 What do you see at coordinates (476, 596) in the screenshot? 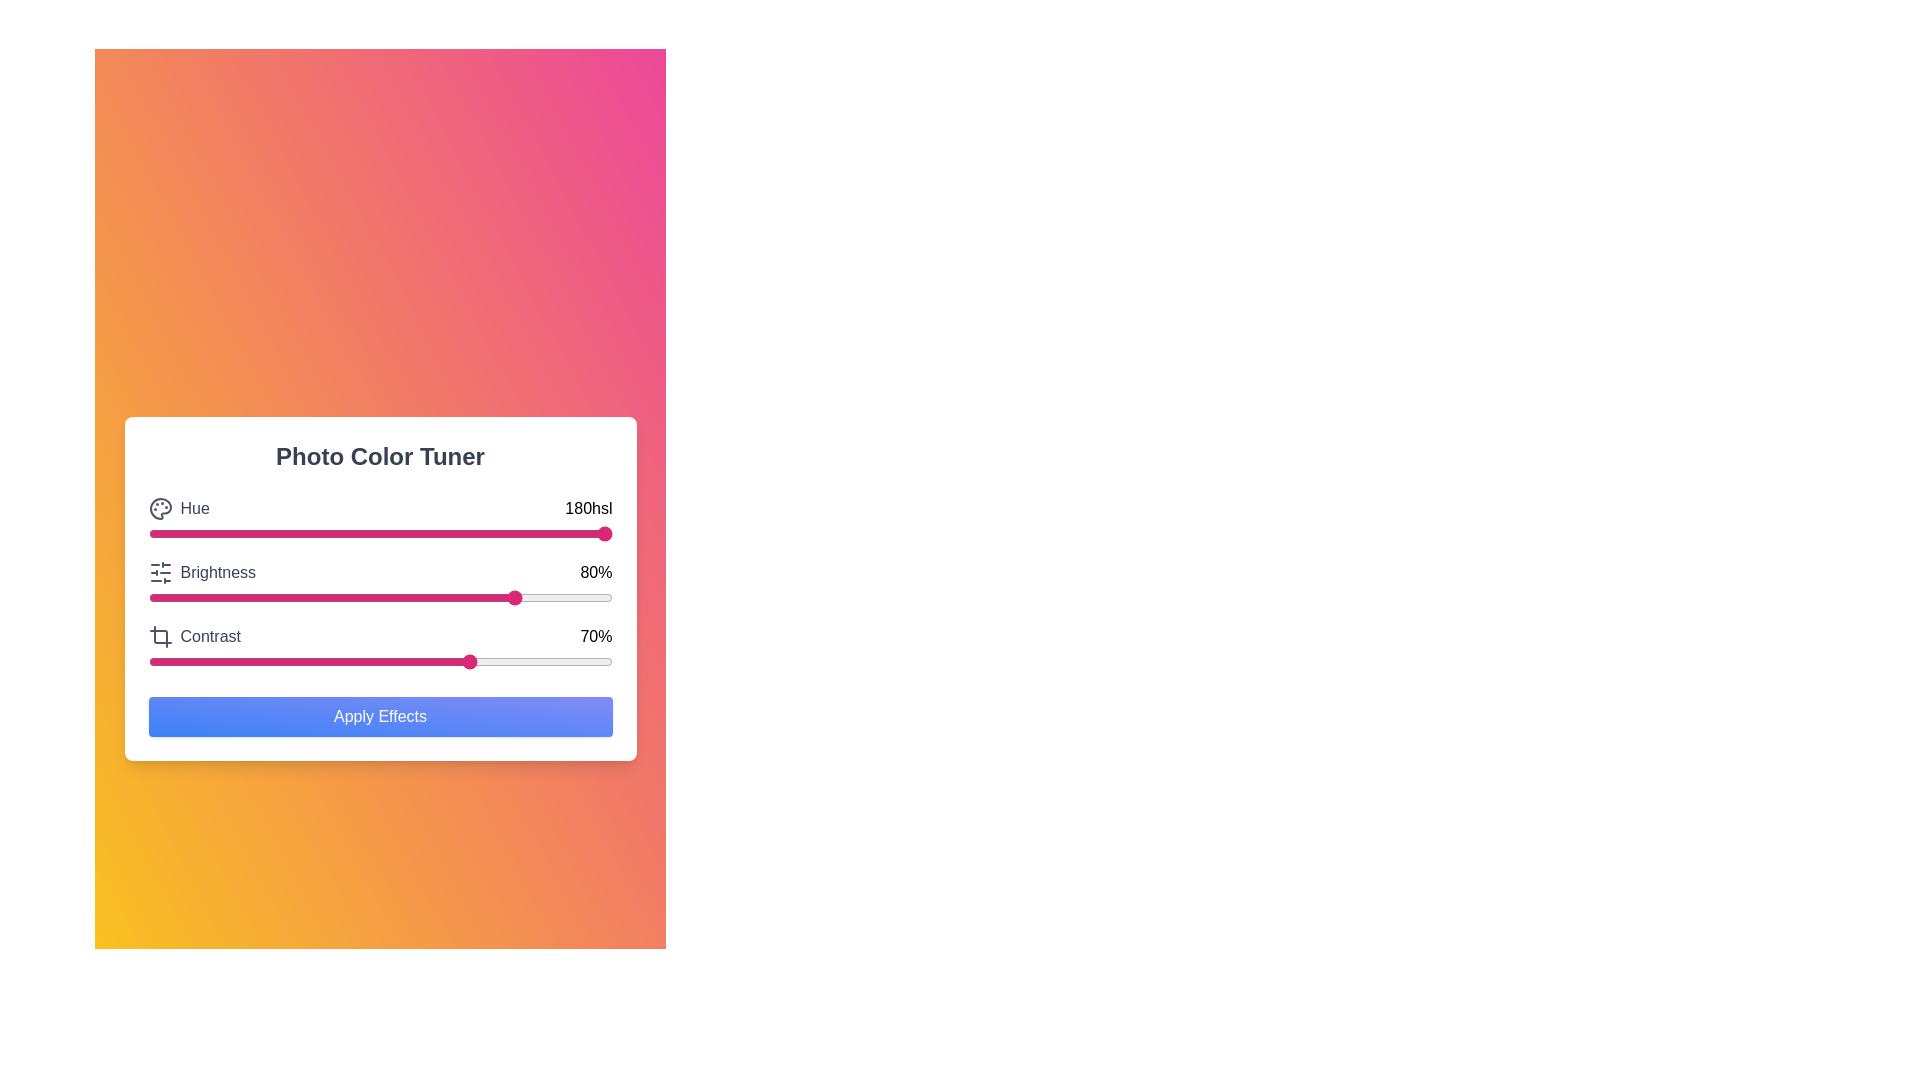
I see `the brightness slider to set the brightness to 71%` at bounding box center [476, 596].